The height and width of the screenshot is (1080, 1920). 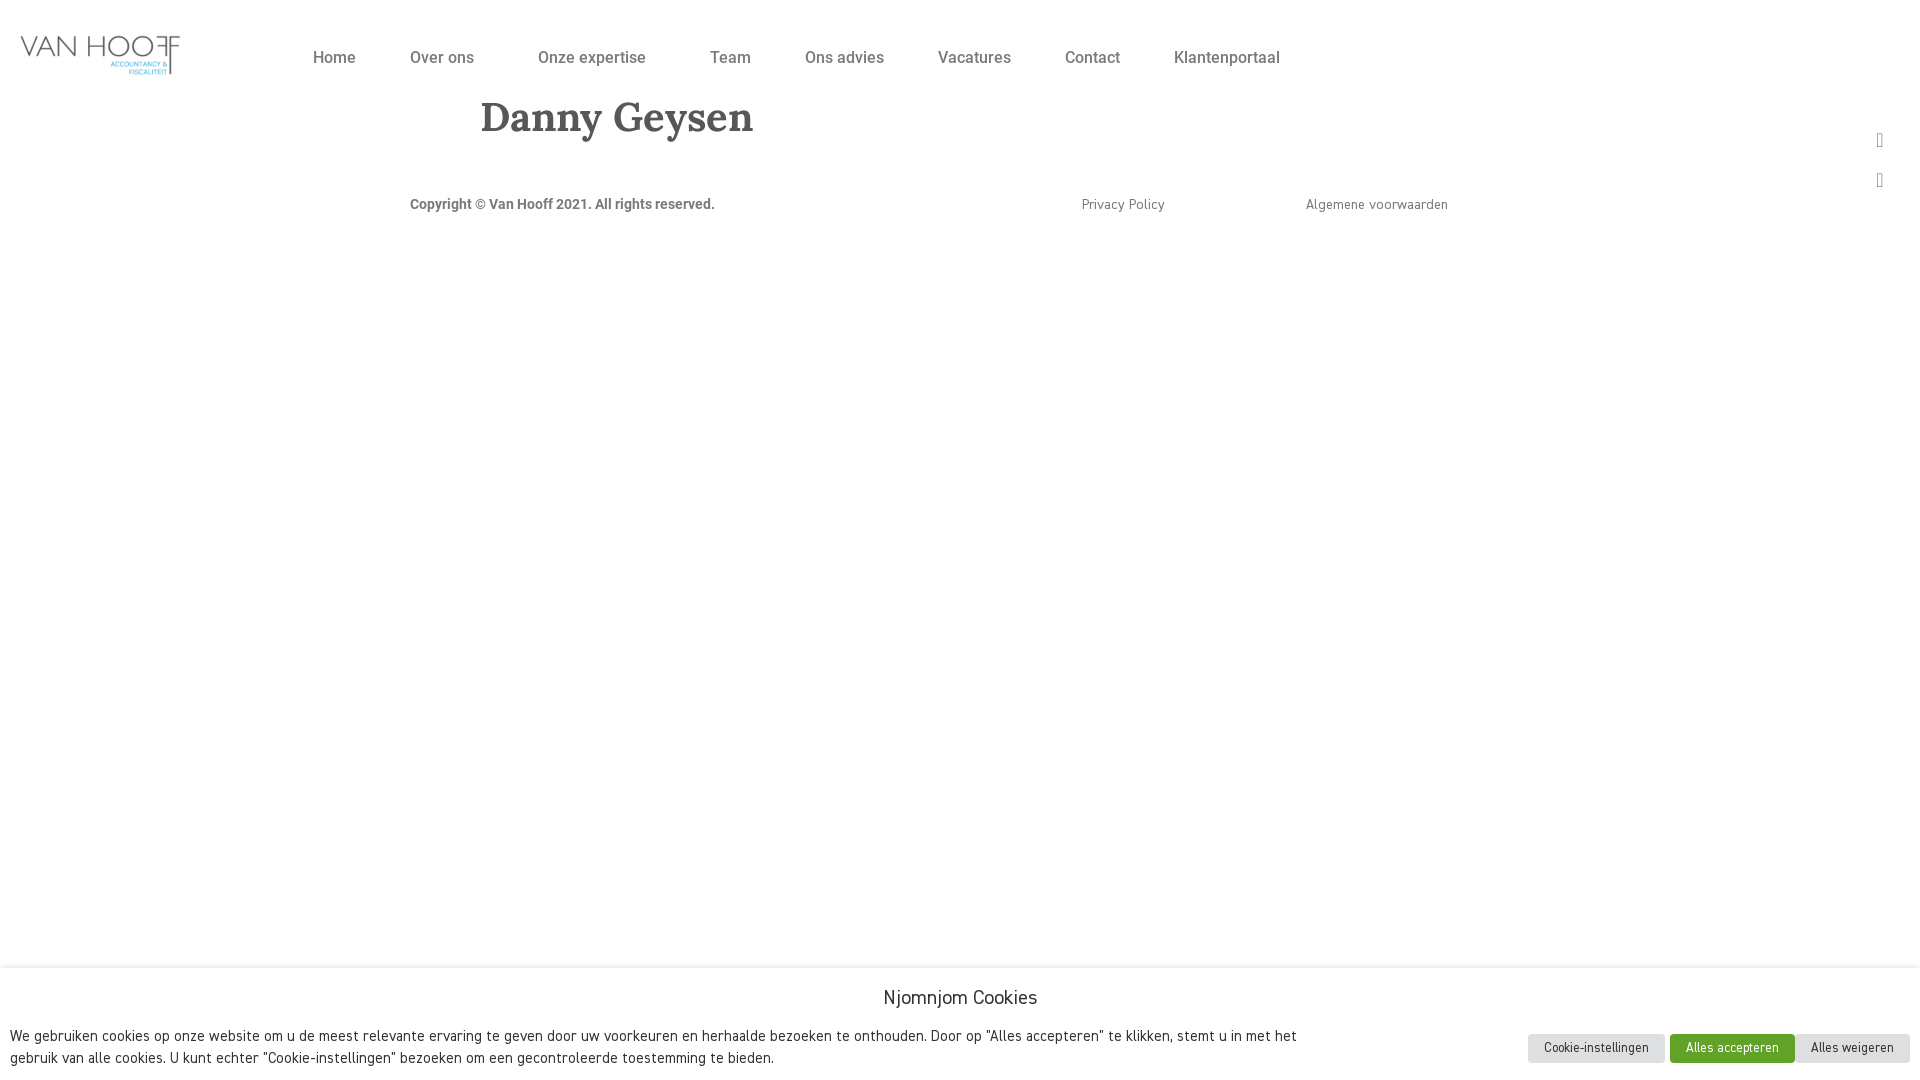 What do you see at coordinates (1595, 1047) in the screenshot?
I see `'Cookie-instellingen'` at bounding box center [1595, 1047].